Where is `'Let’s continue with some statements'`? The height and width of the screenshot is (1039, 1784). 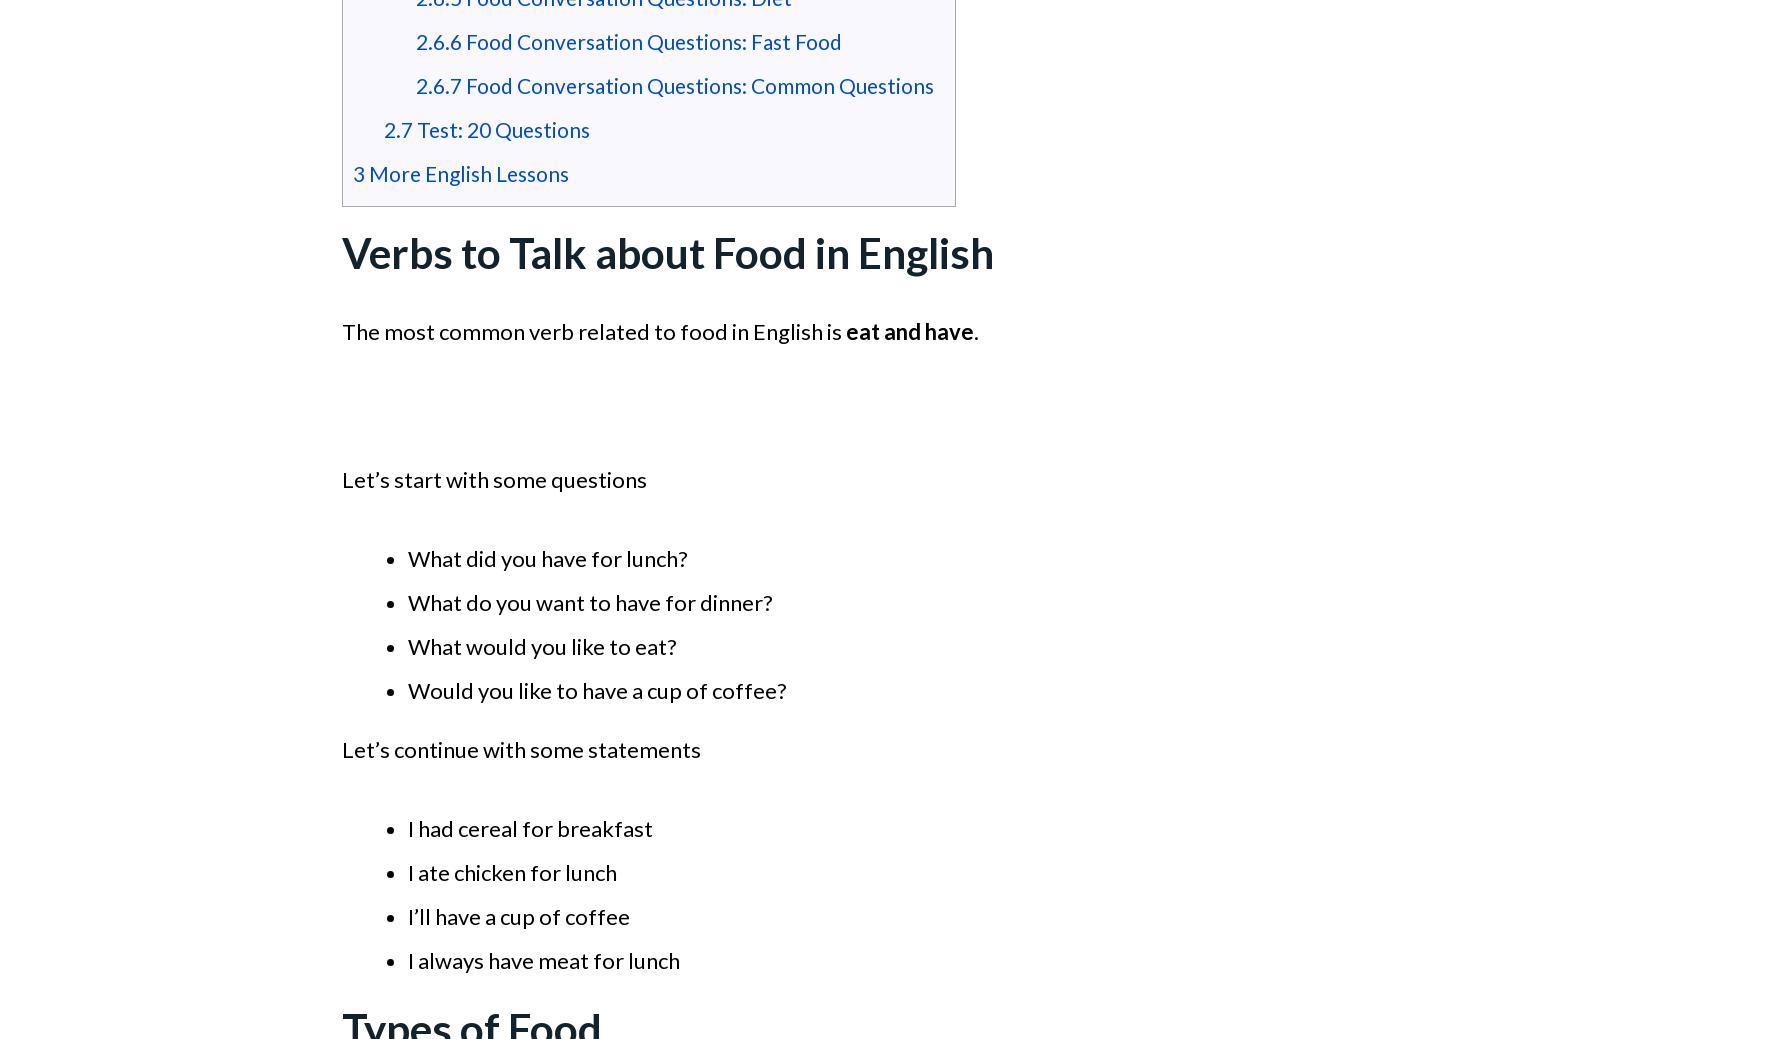 'Let’s continue with some statements' is located at coordinates (521, 748).